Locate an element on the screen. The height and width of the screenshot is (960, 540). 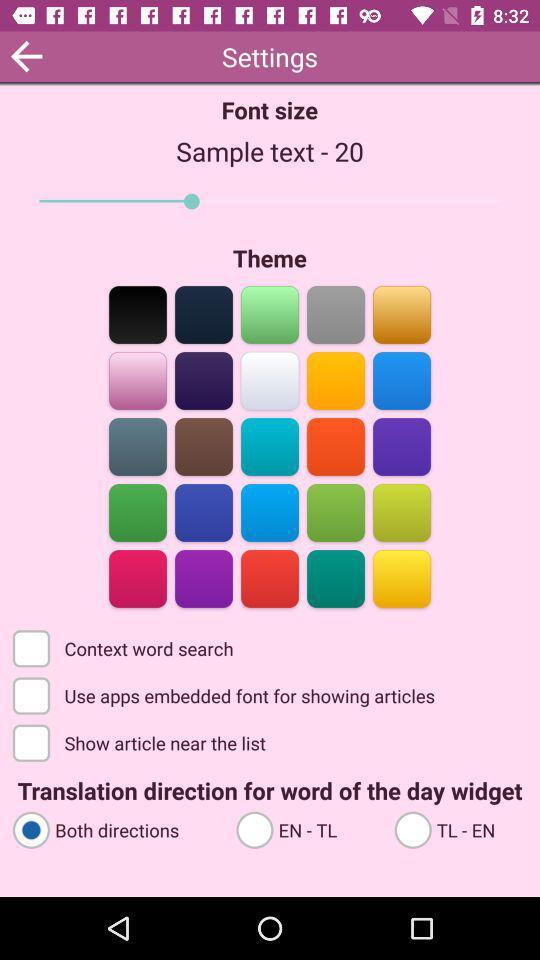
lilac coor is located at coordinates (137, 378).